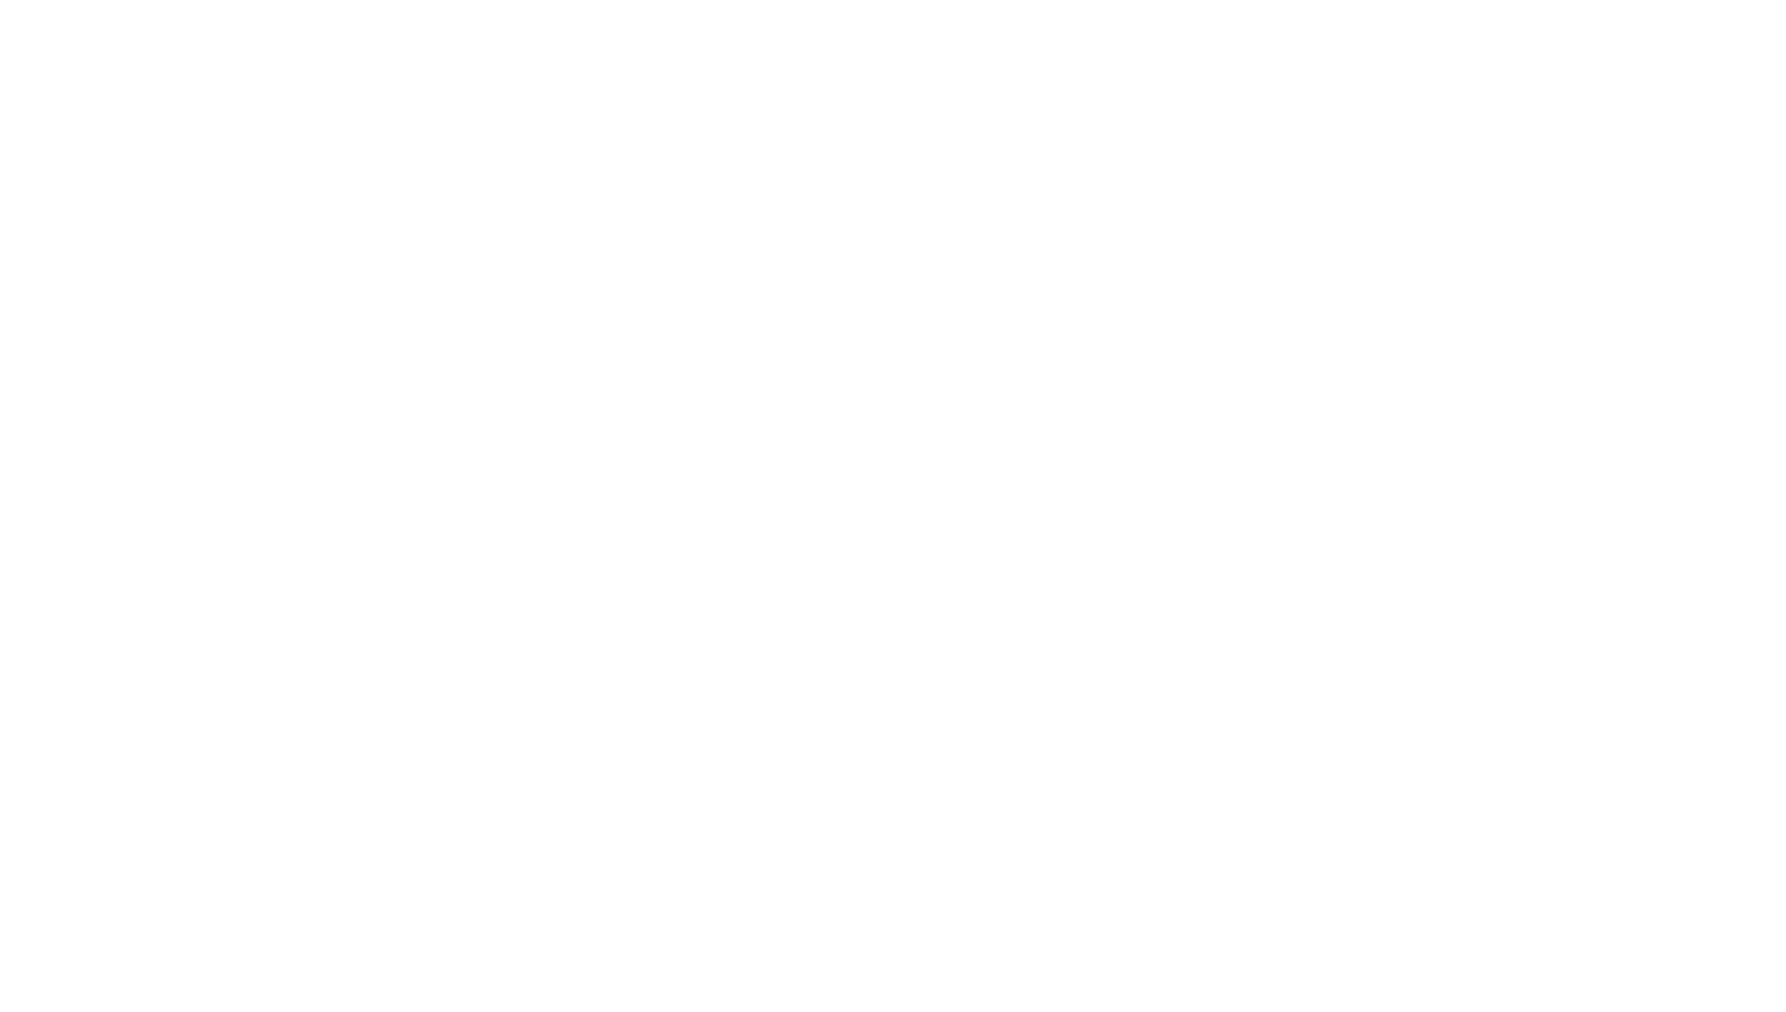 This screenshot has width=1786, height=1012. Describe the element at coordinates (778, 144) in the screenshot. I see `'Telefunken Tri-Mono Mic System Debuts at AES'` at that location.